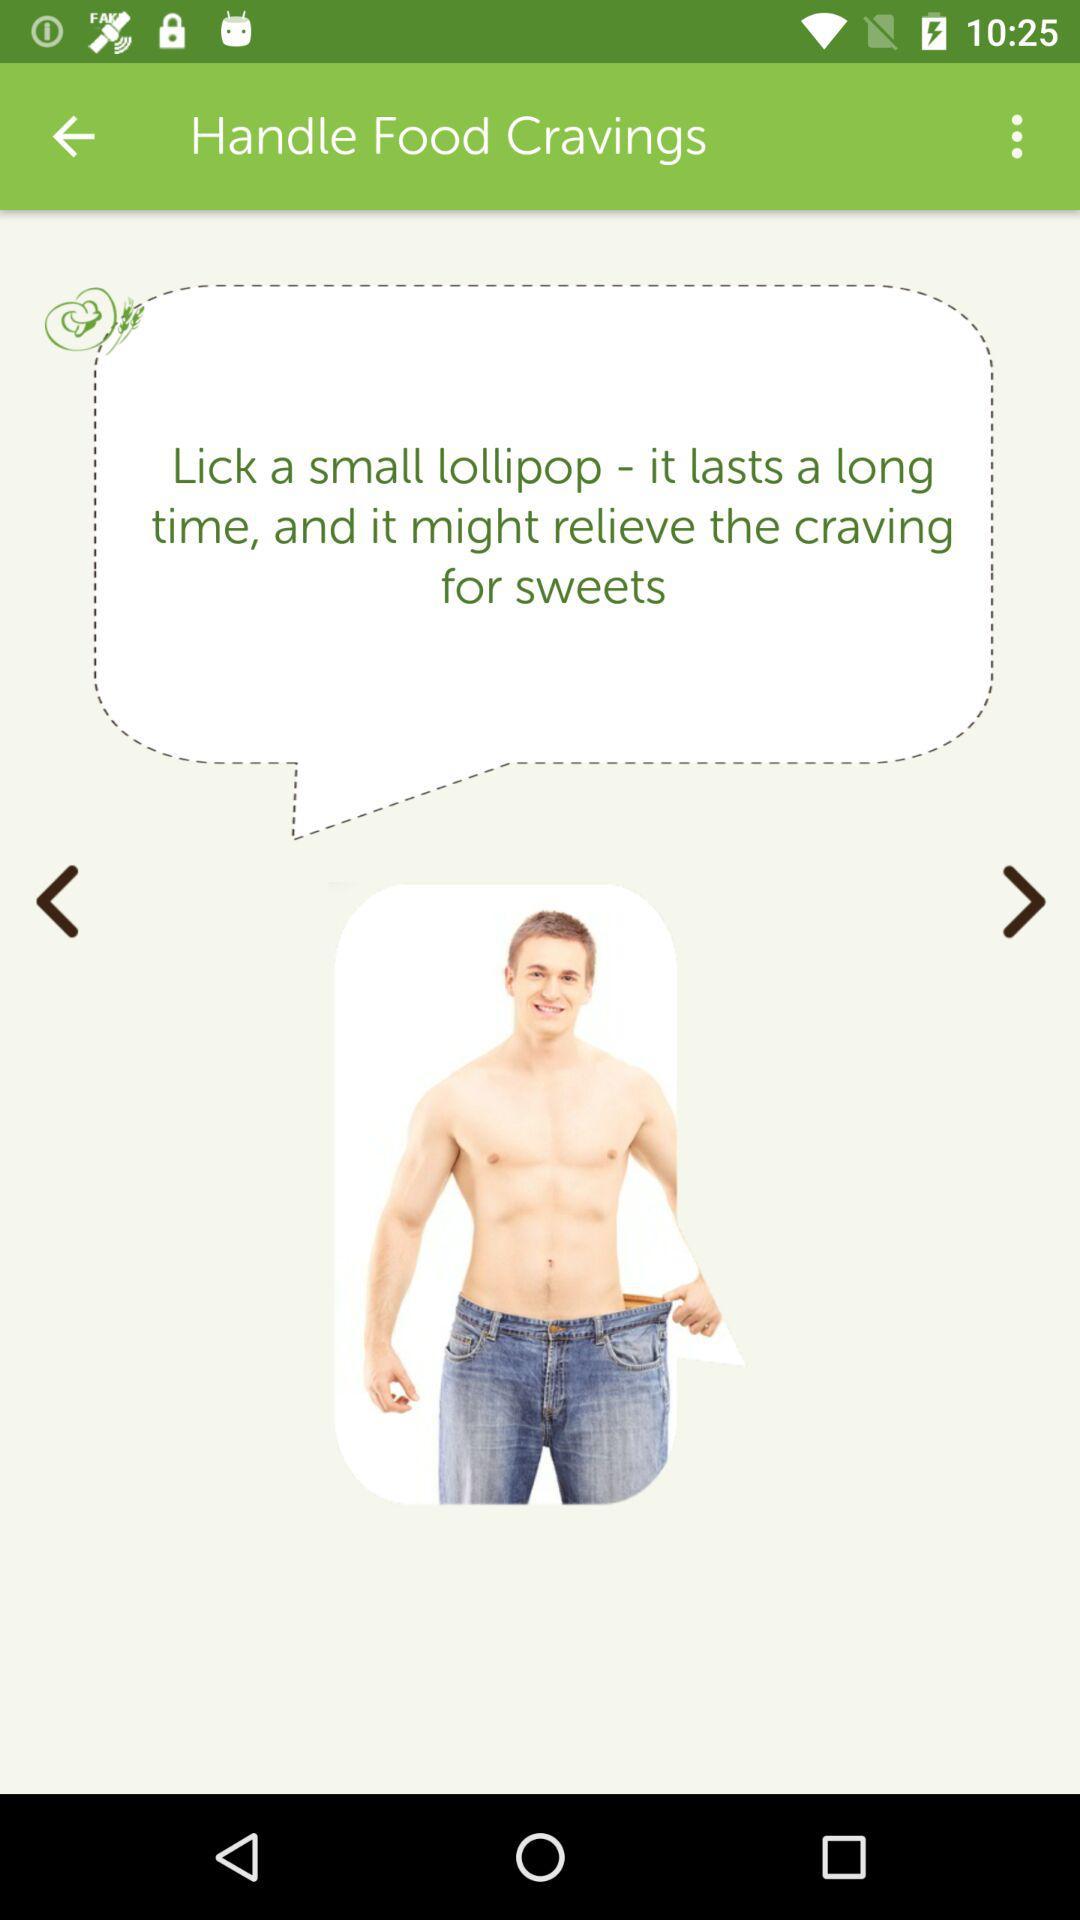 The width and height of the screenshot is (1080, 1920). What do you see at coordinates (1023, 898) in the screenshot?
I see `the icon on the right` at bounding box center [1023, 898].